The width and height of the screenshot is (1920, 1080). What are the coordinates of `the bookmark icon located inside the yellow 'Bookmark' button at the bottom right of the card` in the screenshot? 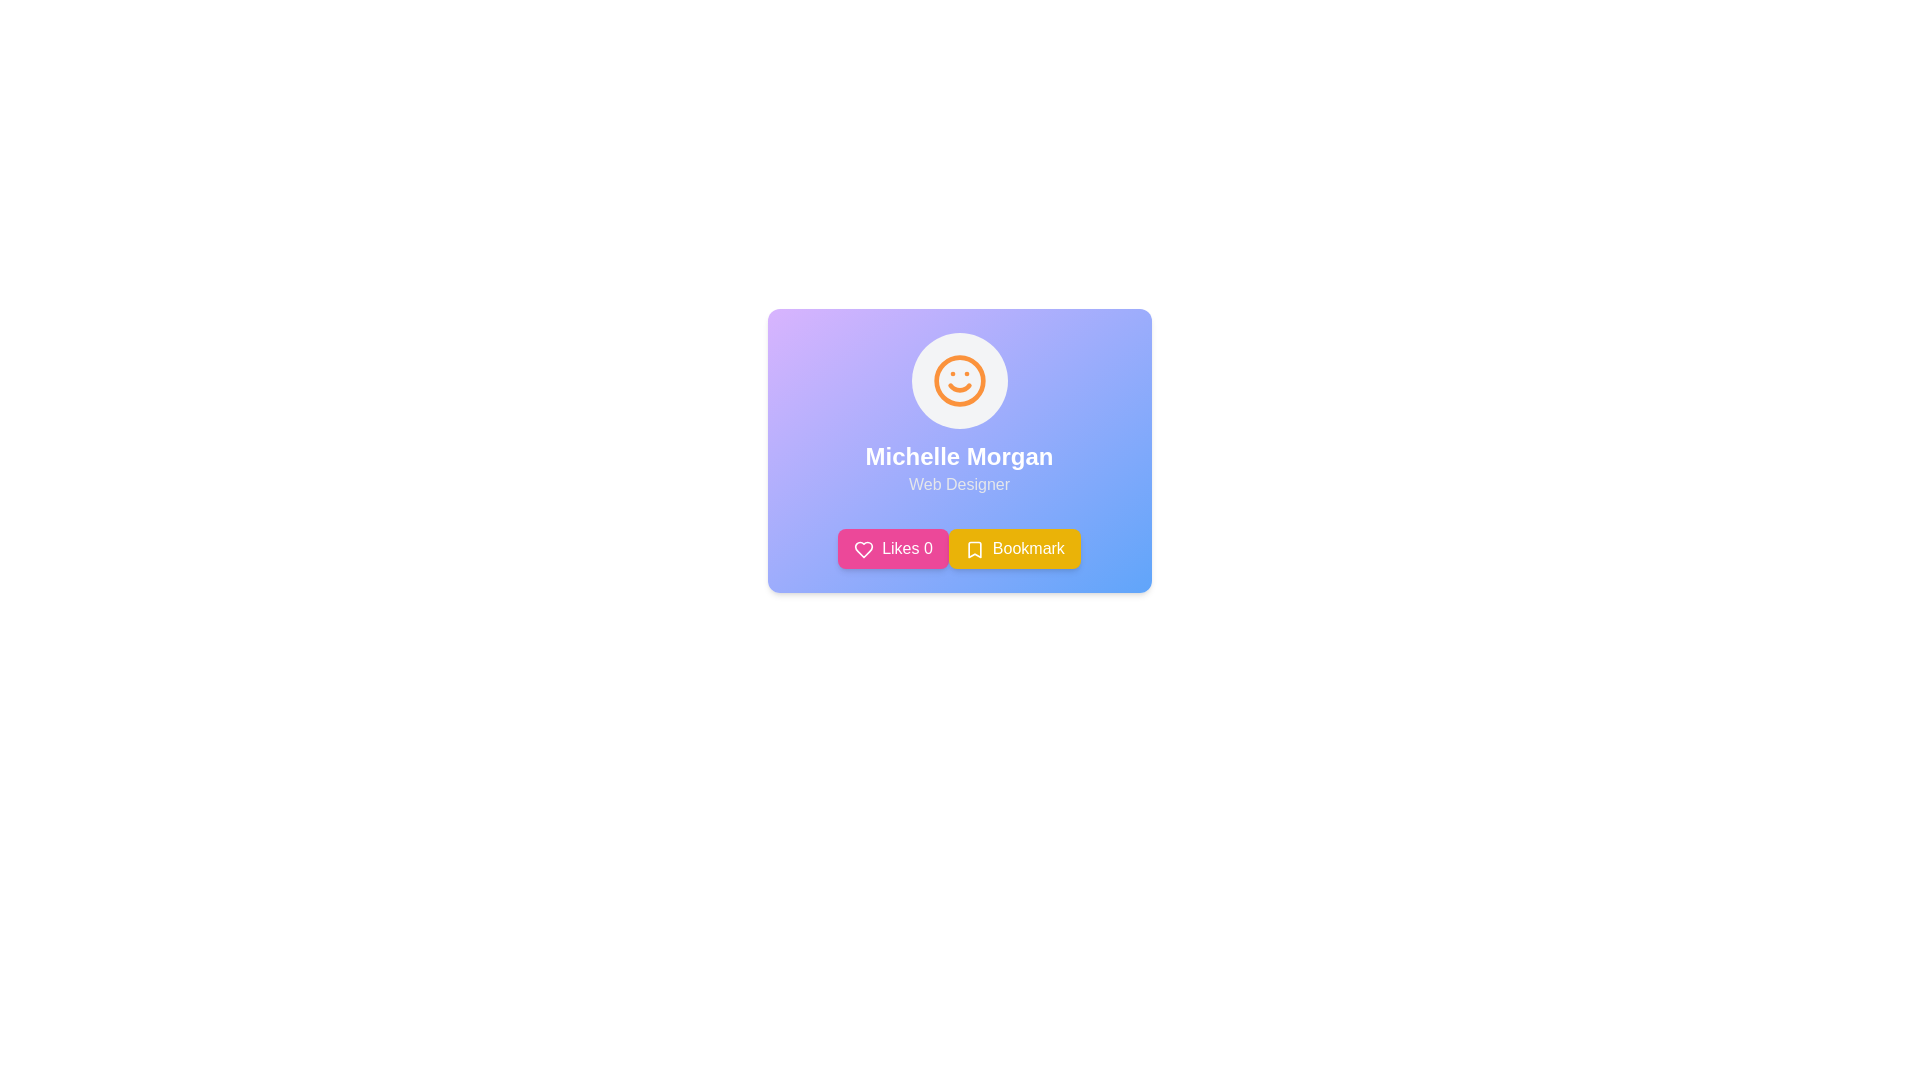 It's located at (974, 549).